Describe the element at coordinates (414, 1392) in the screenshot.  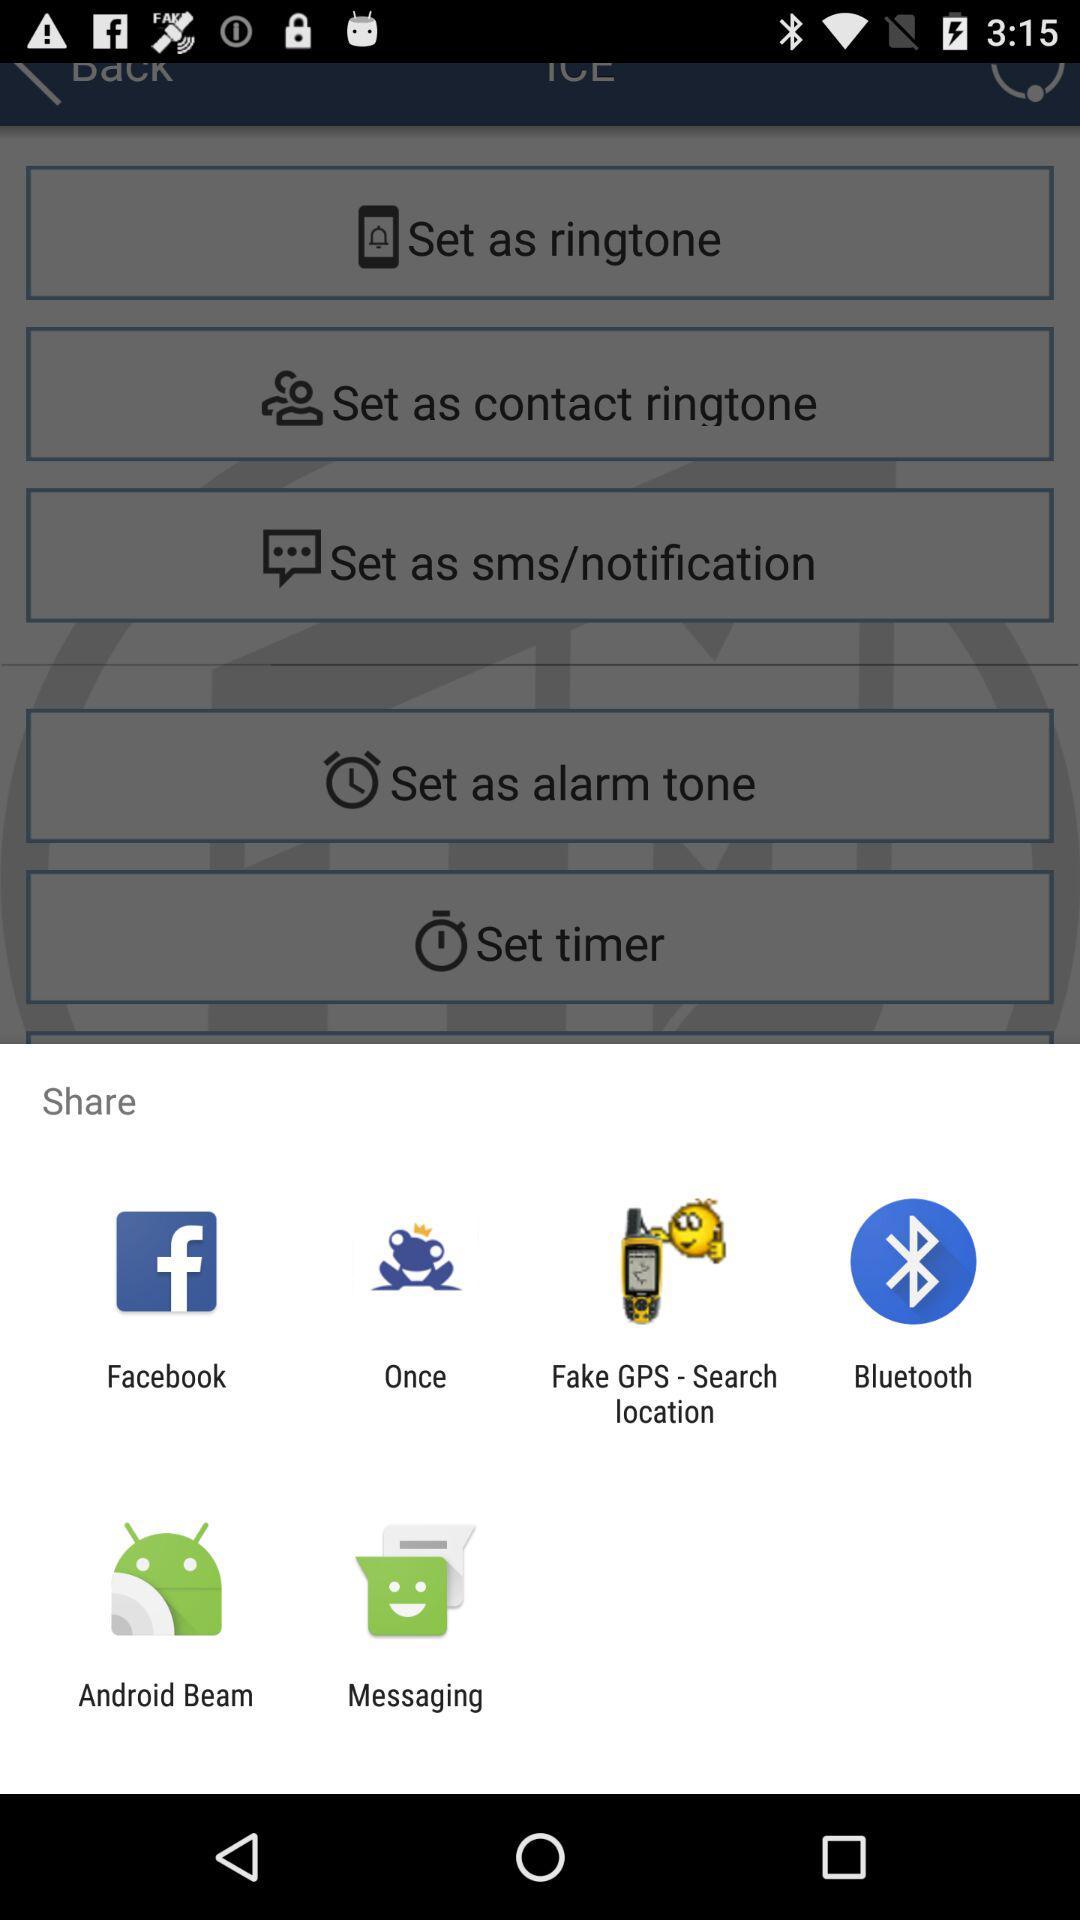
I see `the item next to the fake gps search item` at that location.